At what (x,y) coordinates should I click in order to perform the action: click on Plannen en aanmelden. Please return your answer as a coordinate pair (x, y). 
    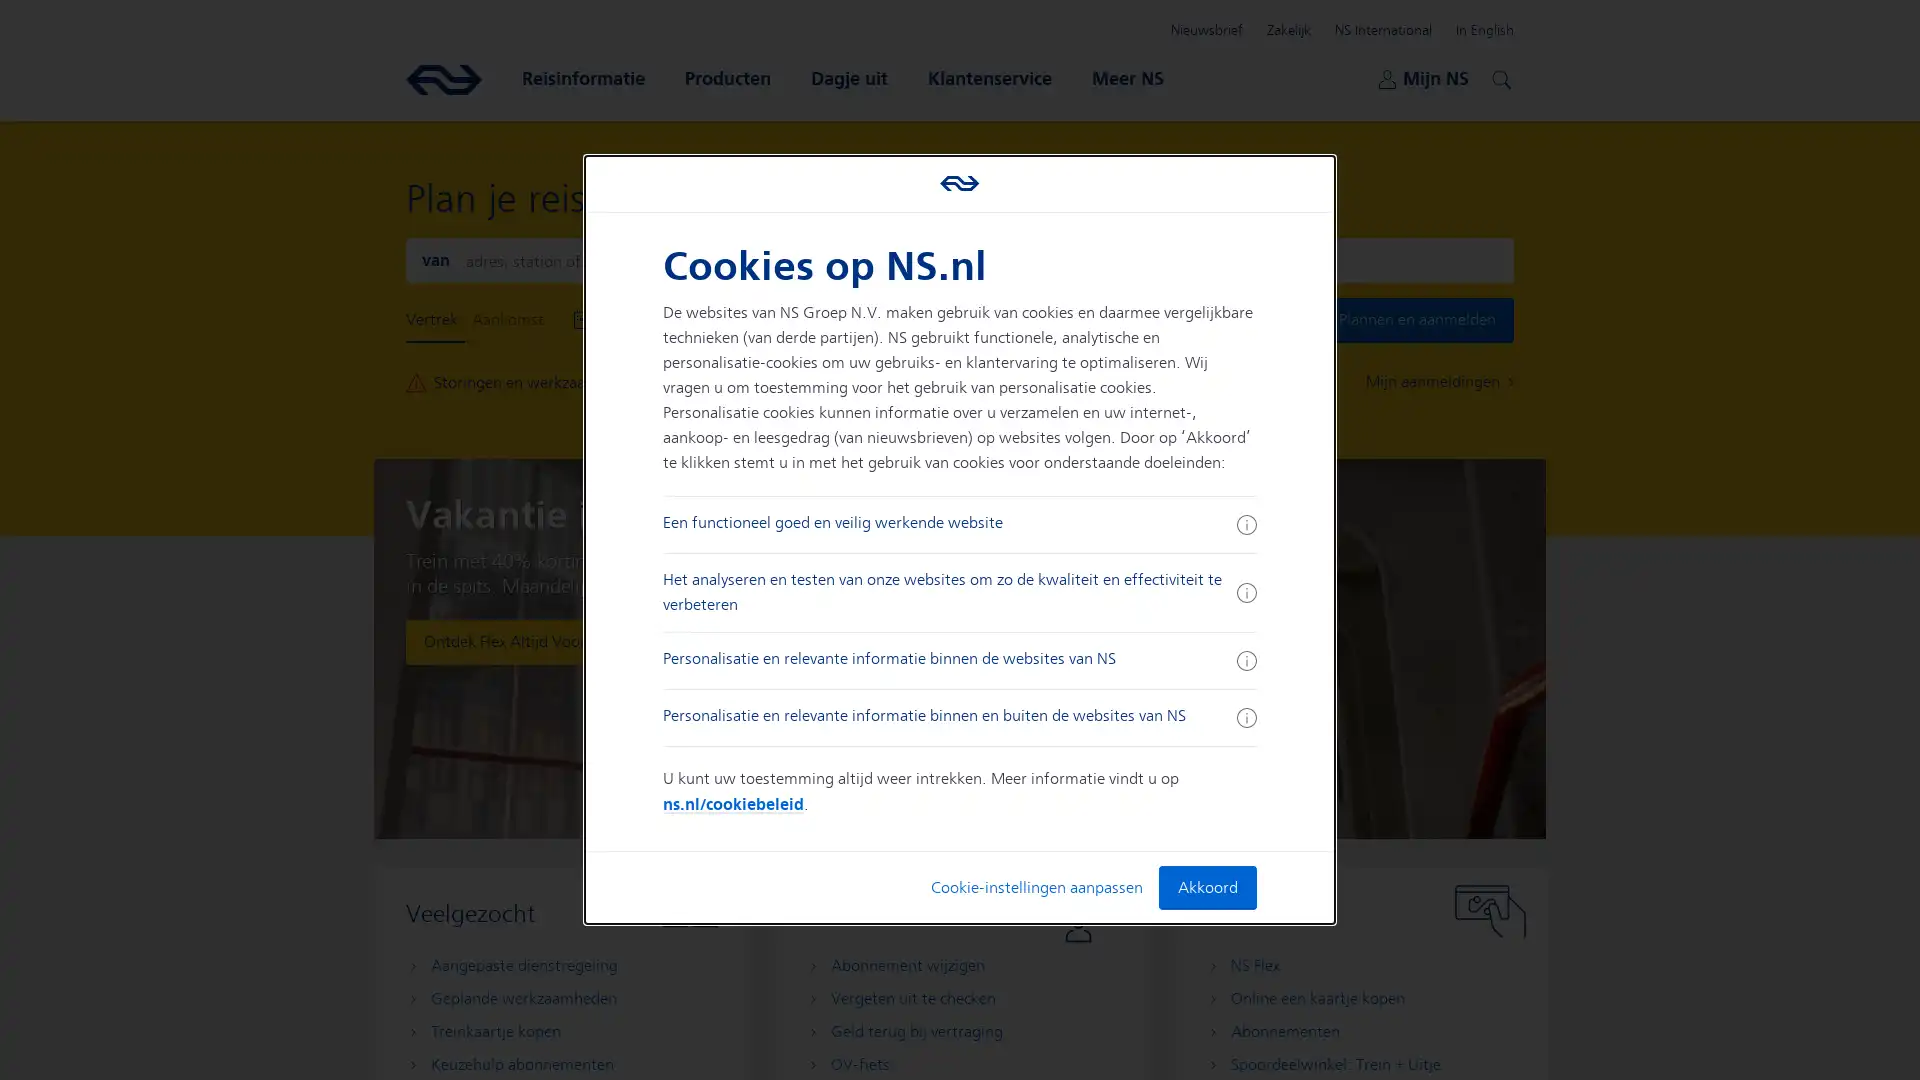
    Looking at the image, I should click on (1416, 319).